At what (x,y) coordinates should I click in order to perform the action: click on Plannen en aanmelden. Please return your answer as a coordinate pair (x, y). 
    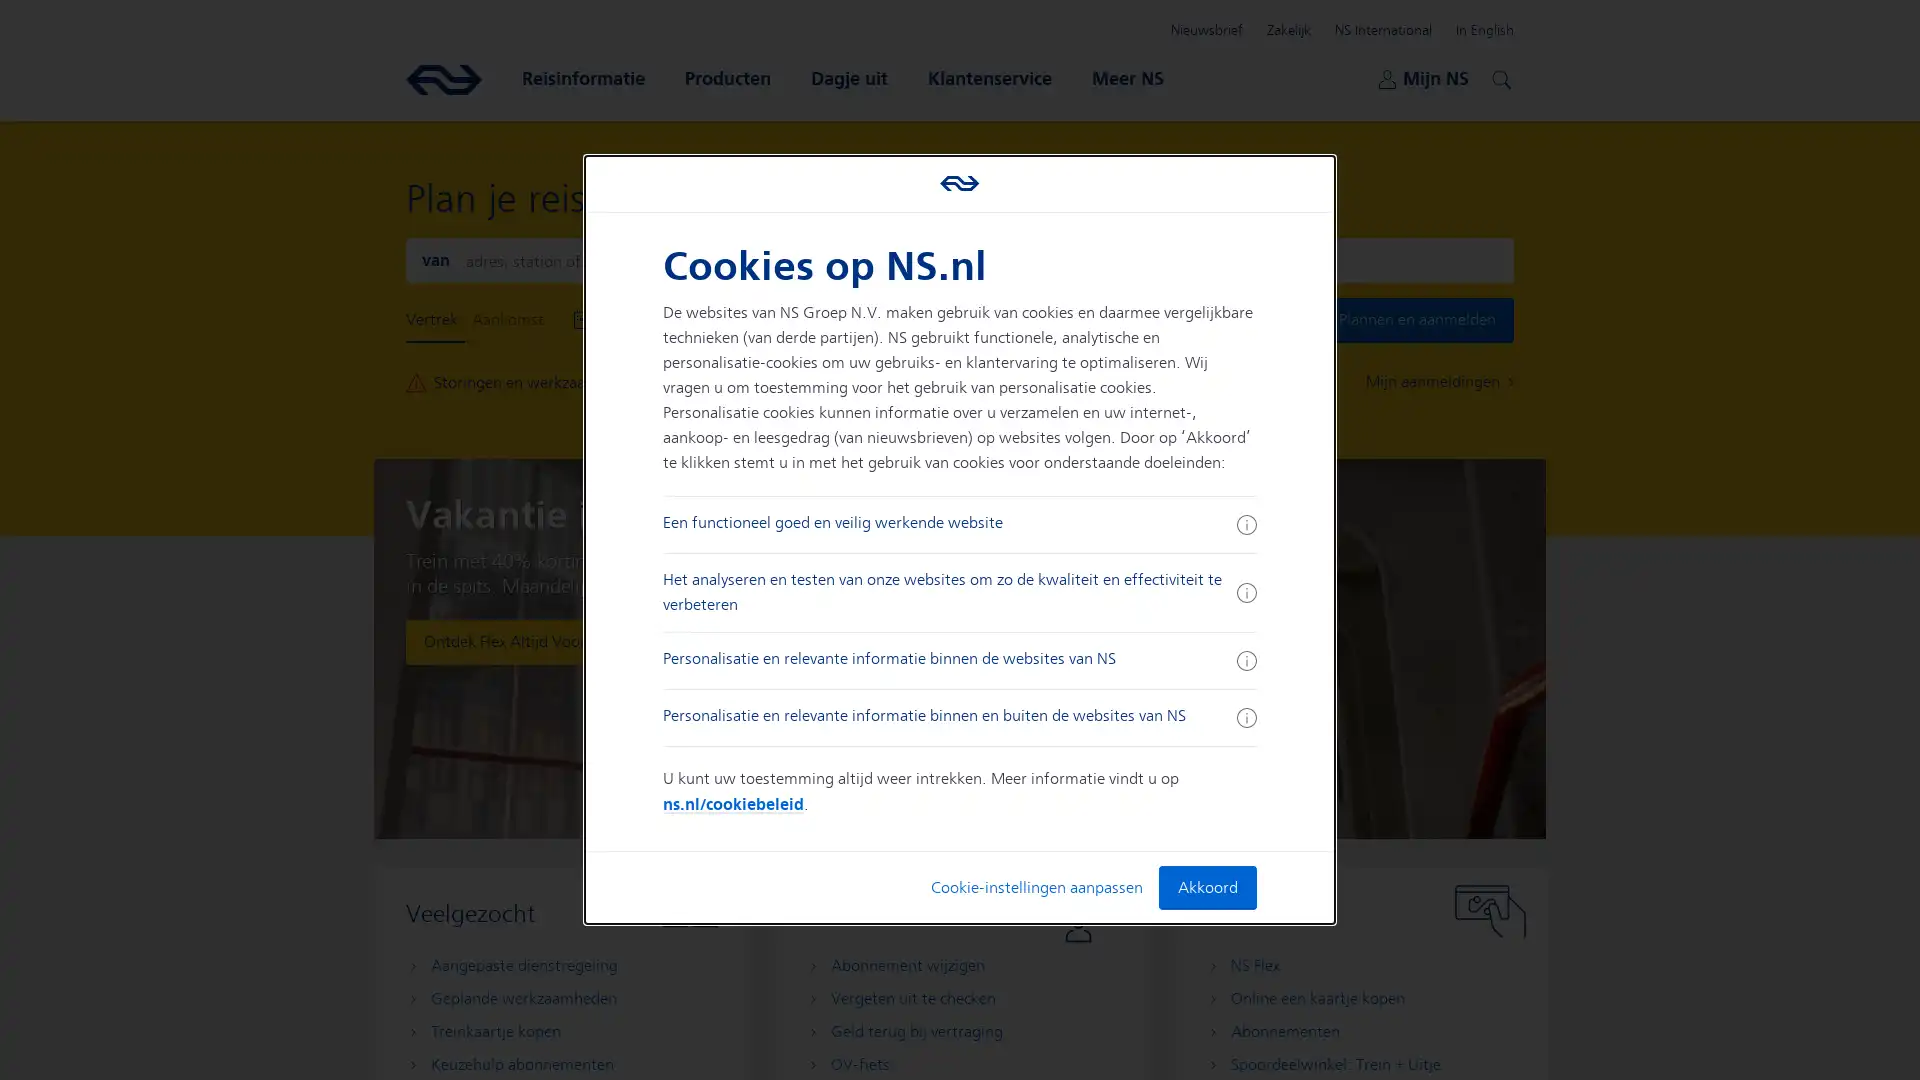
    Looking at the image, I should click on (1416, 319).